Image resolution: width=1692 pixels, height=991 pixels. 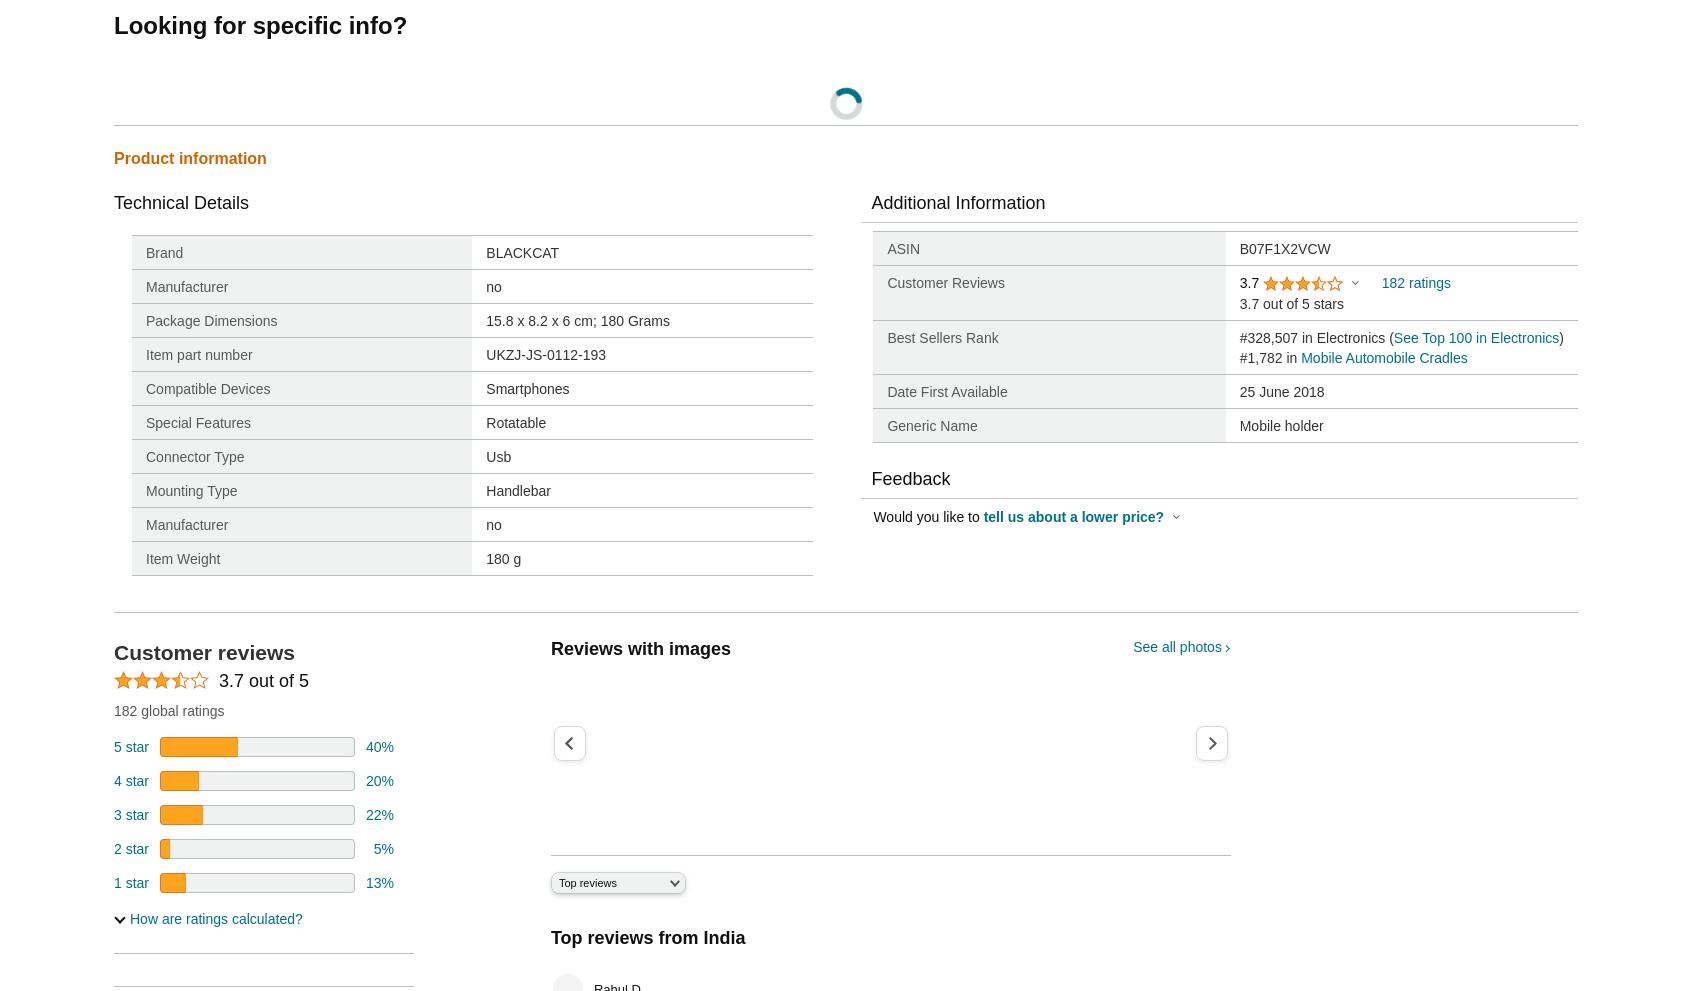 I want to click on 'Mobile holder', so click(x=1280, y=425).